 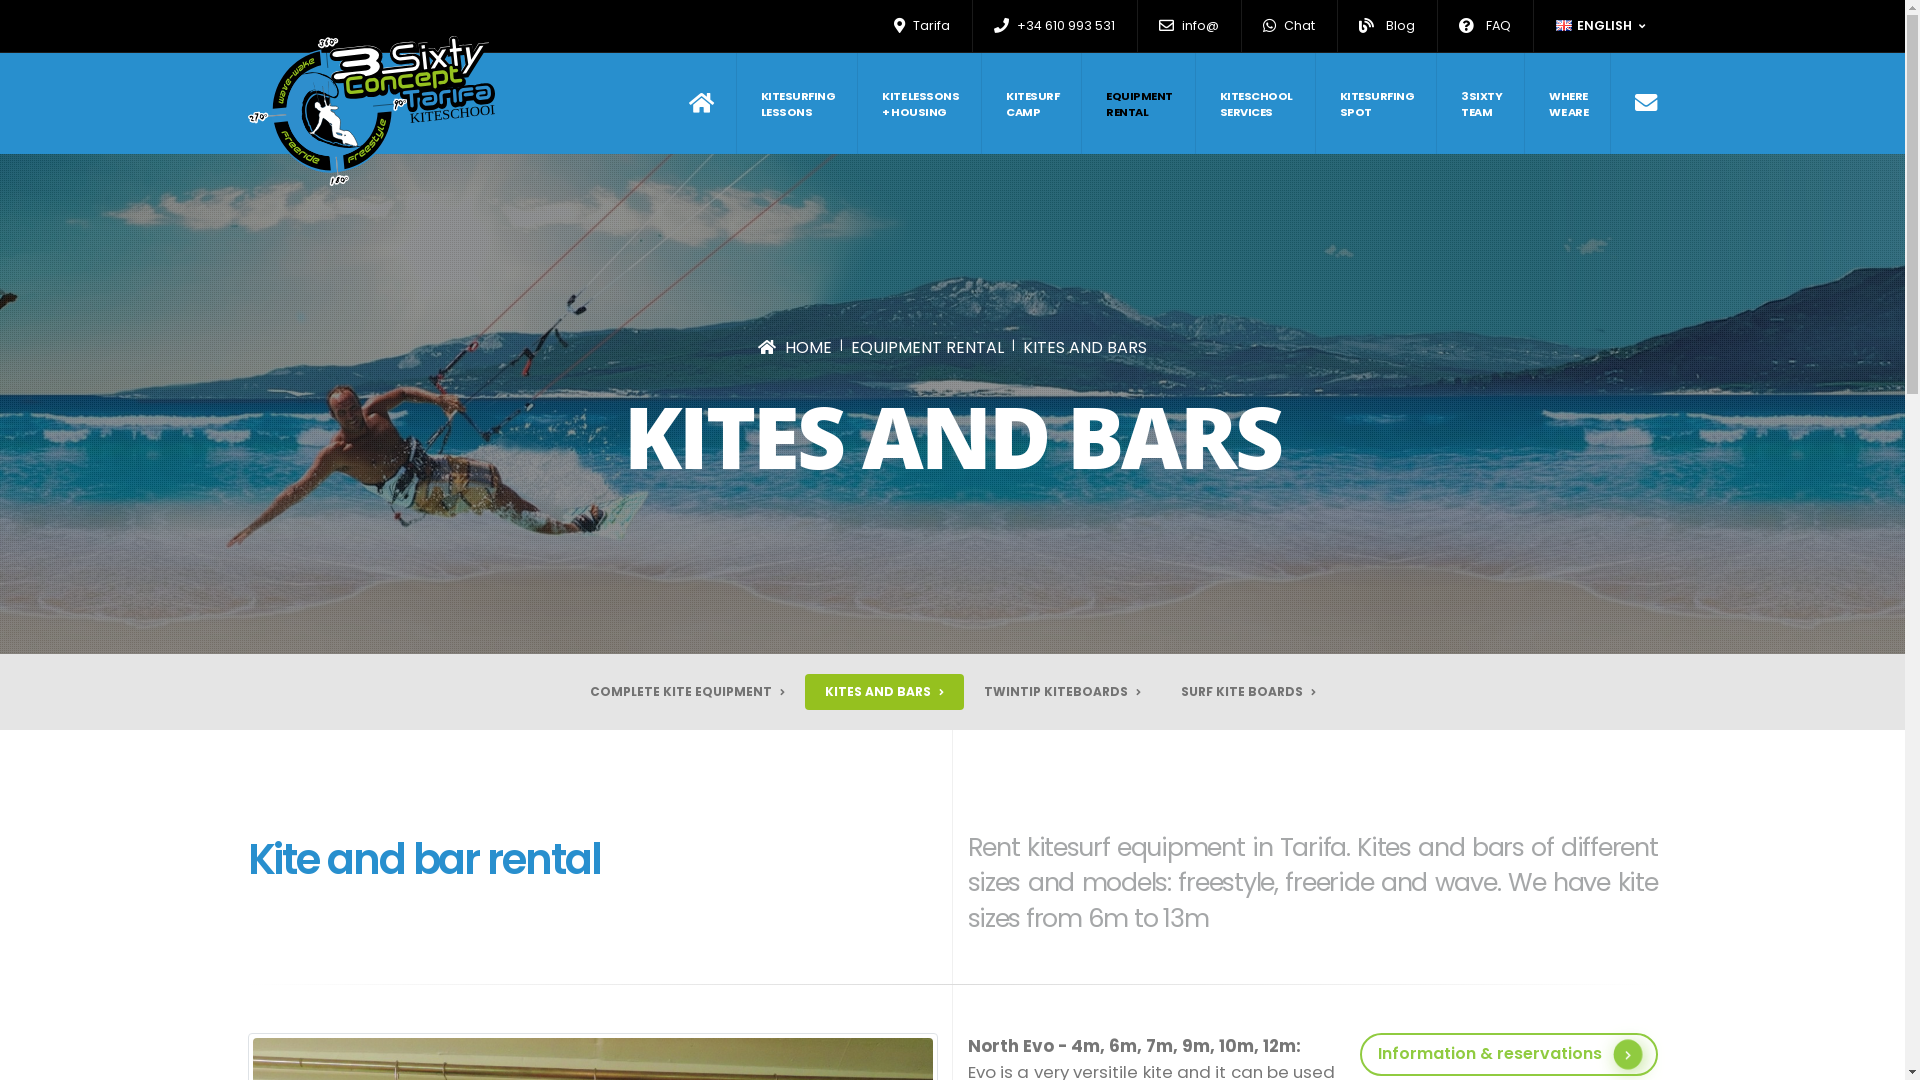 I want to click on 'COMPLETE KITE EQUIPMENT', so click(x=687, y=690).